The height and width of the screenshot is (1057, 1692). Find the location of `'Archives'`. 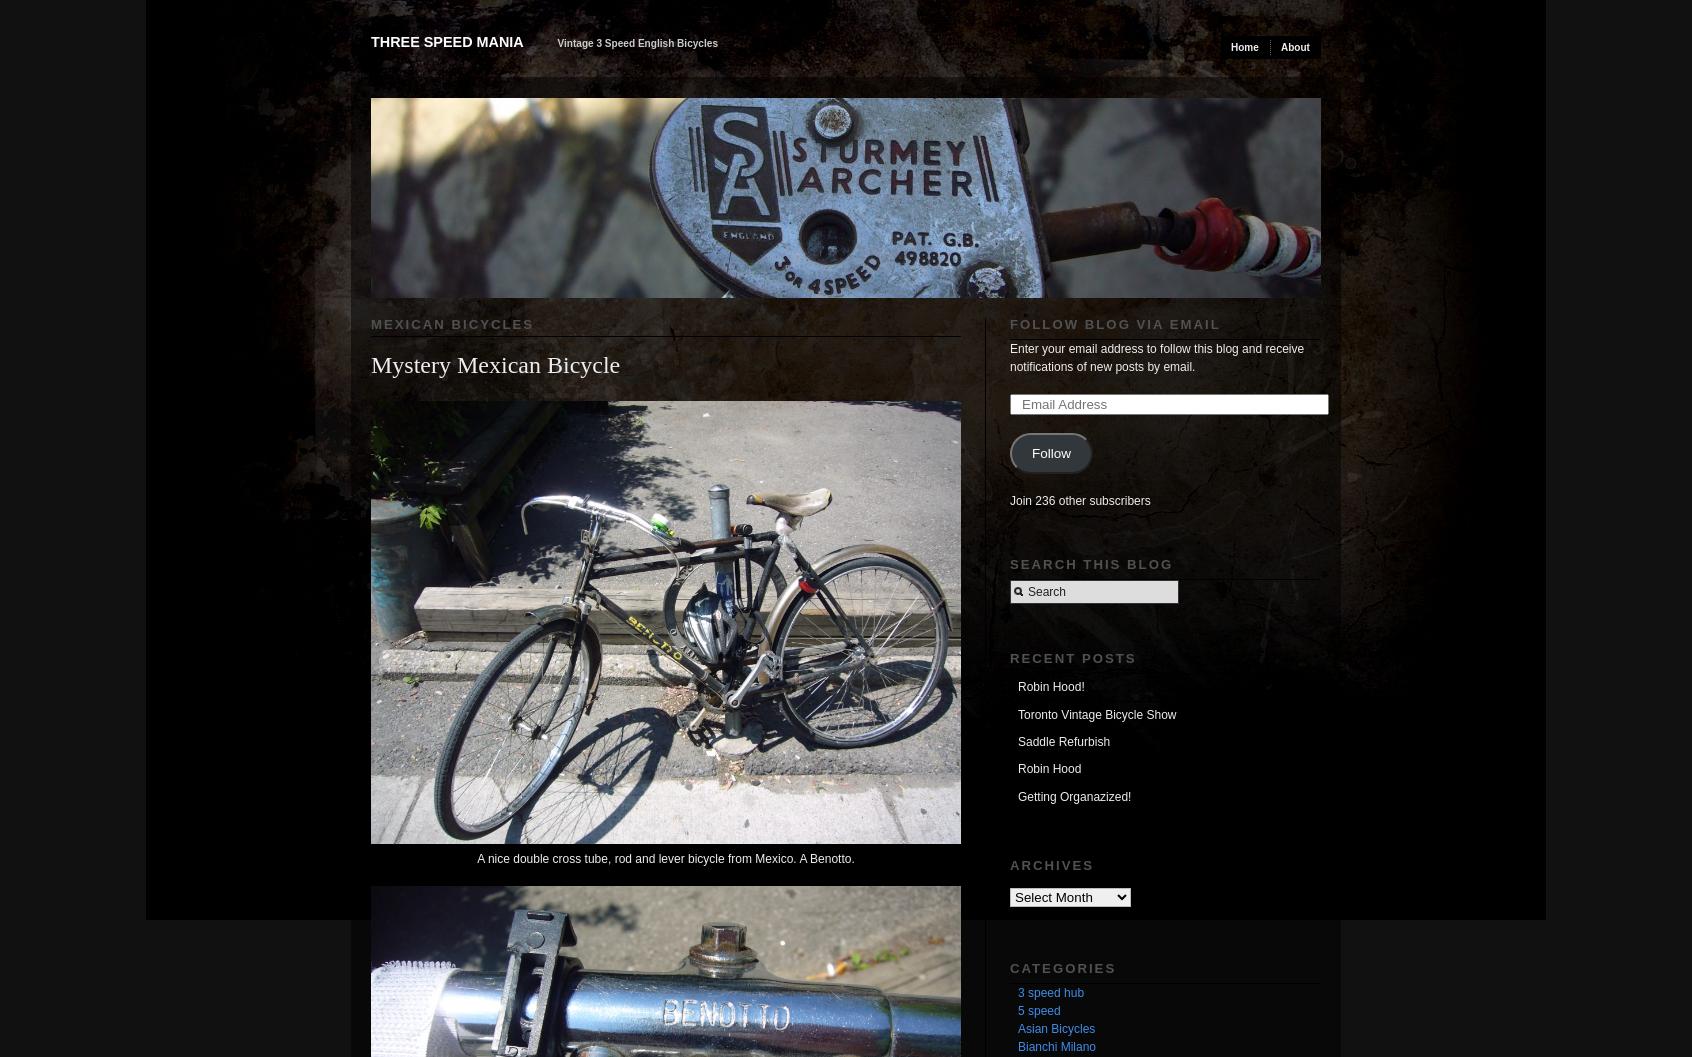

'Archives' is located at coordinates (1008, 864).